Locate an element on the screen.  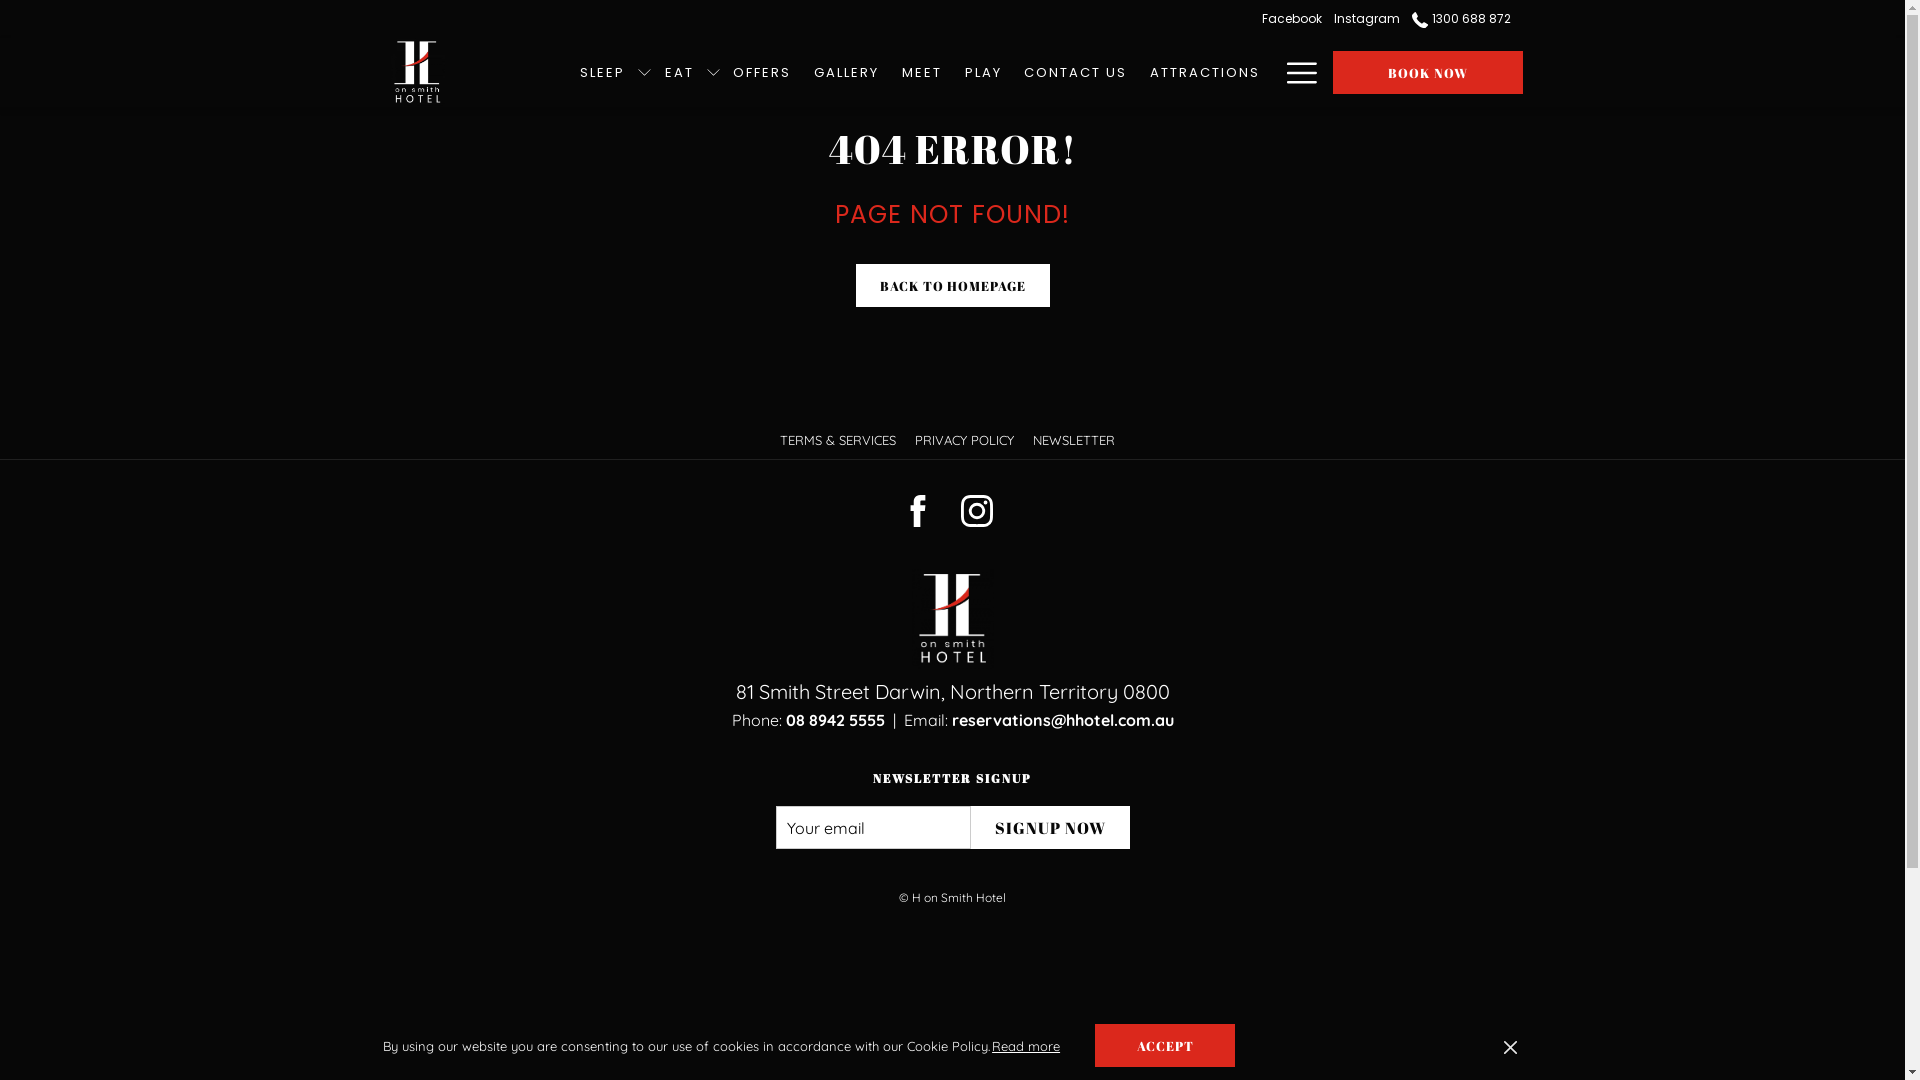
'SIGNUP NOW' is located at coordinates (1048, 827).